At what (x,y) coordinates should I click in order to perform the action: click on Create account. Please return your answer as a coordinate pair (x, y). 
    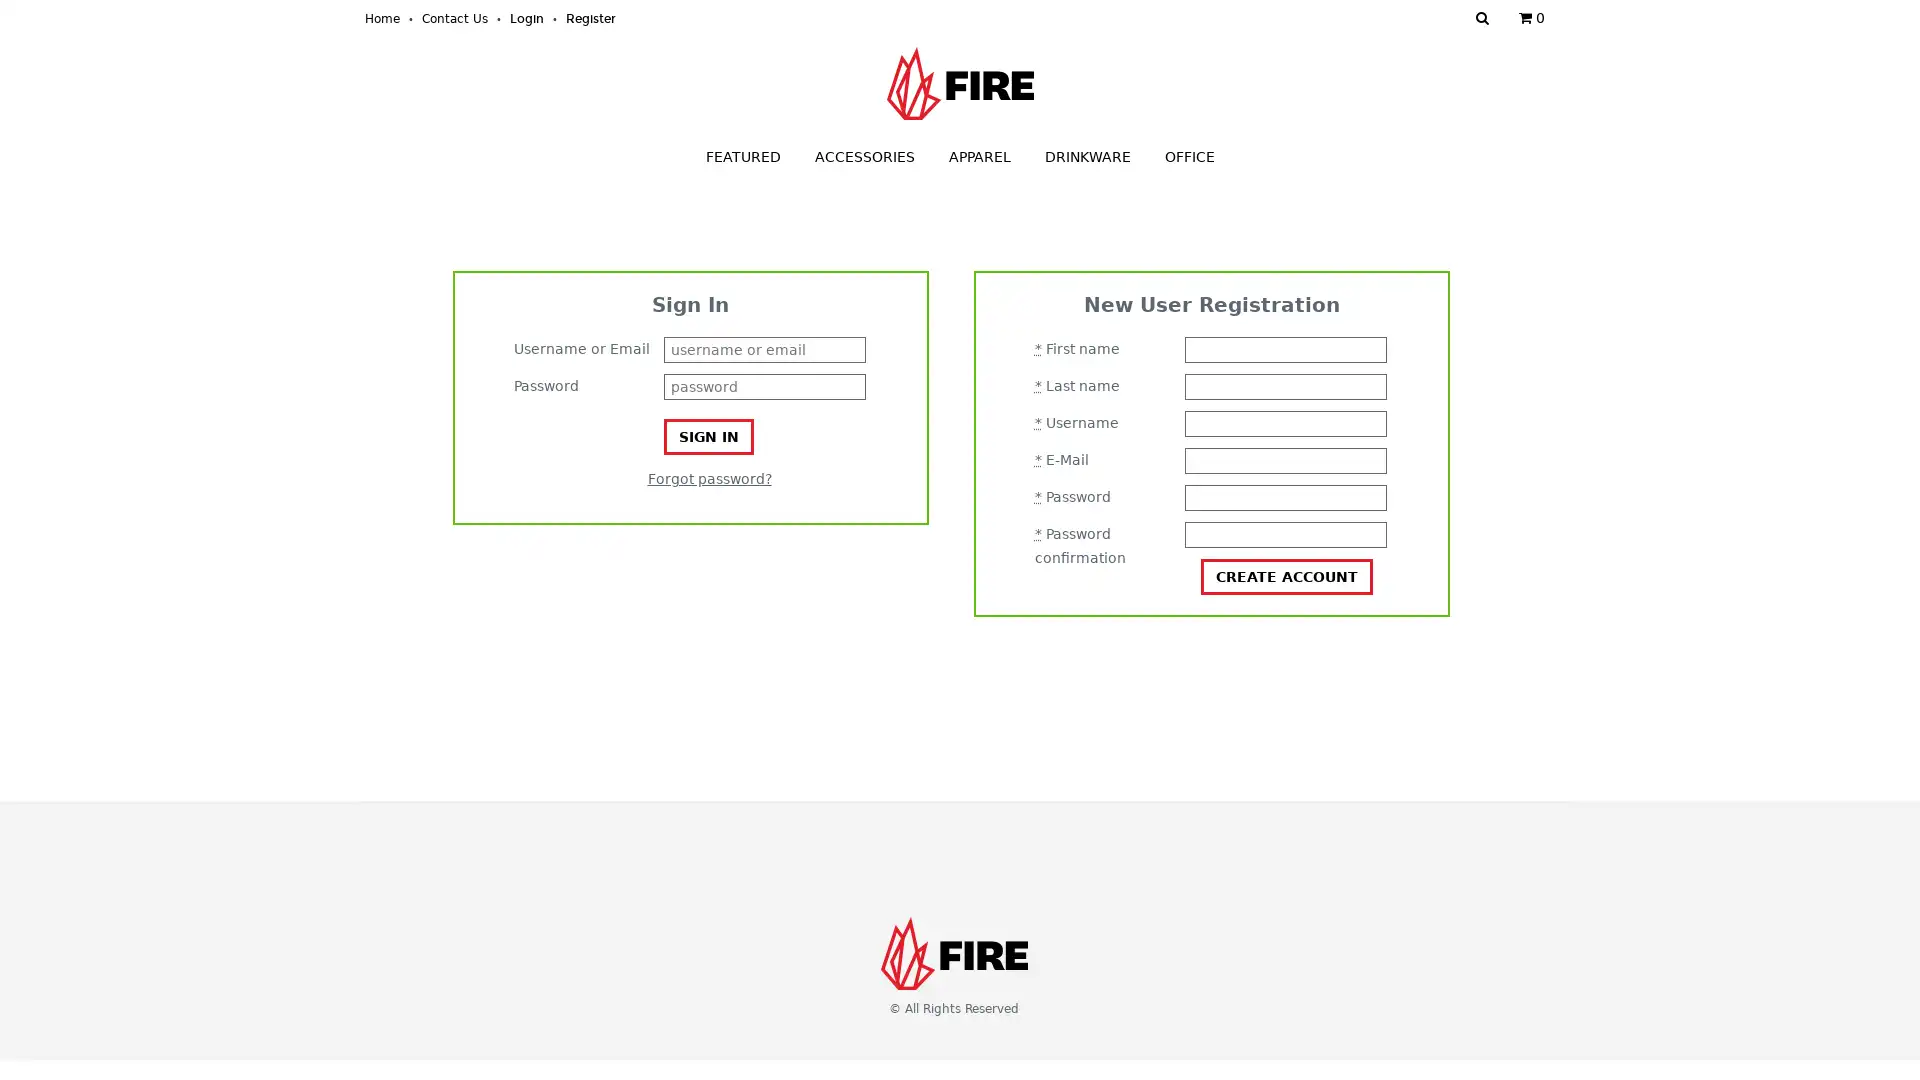
    Looking at the image, I should click on (1286, 577).